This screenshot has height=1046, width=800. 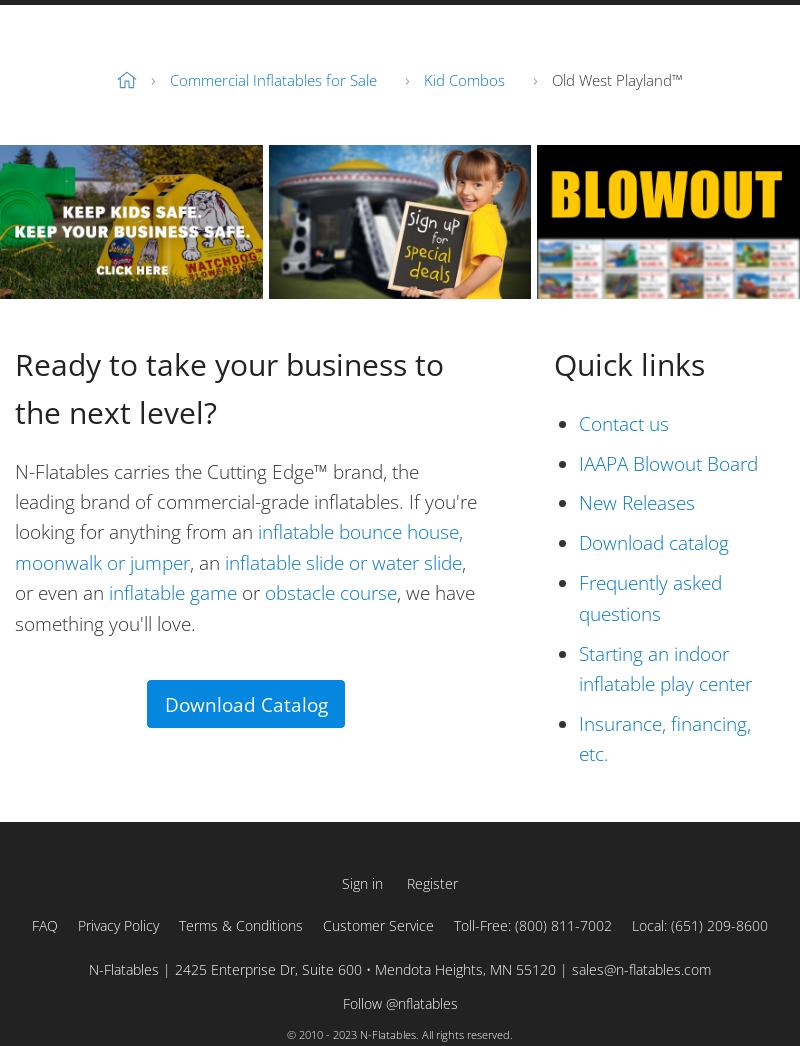 What do you see at coordinates (668, 461) in the screenshot?
I see `'IAAPA Blowout Board'` at bounding box center [668, 461].